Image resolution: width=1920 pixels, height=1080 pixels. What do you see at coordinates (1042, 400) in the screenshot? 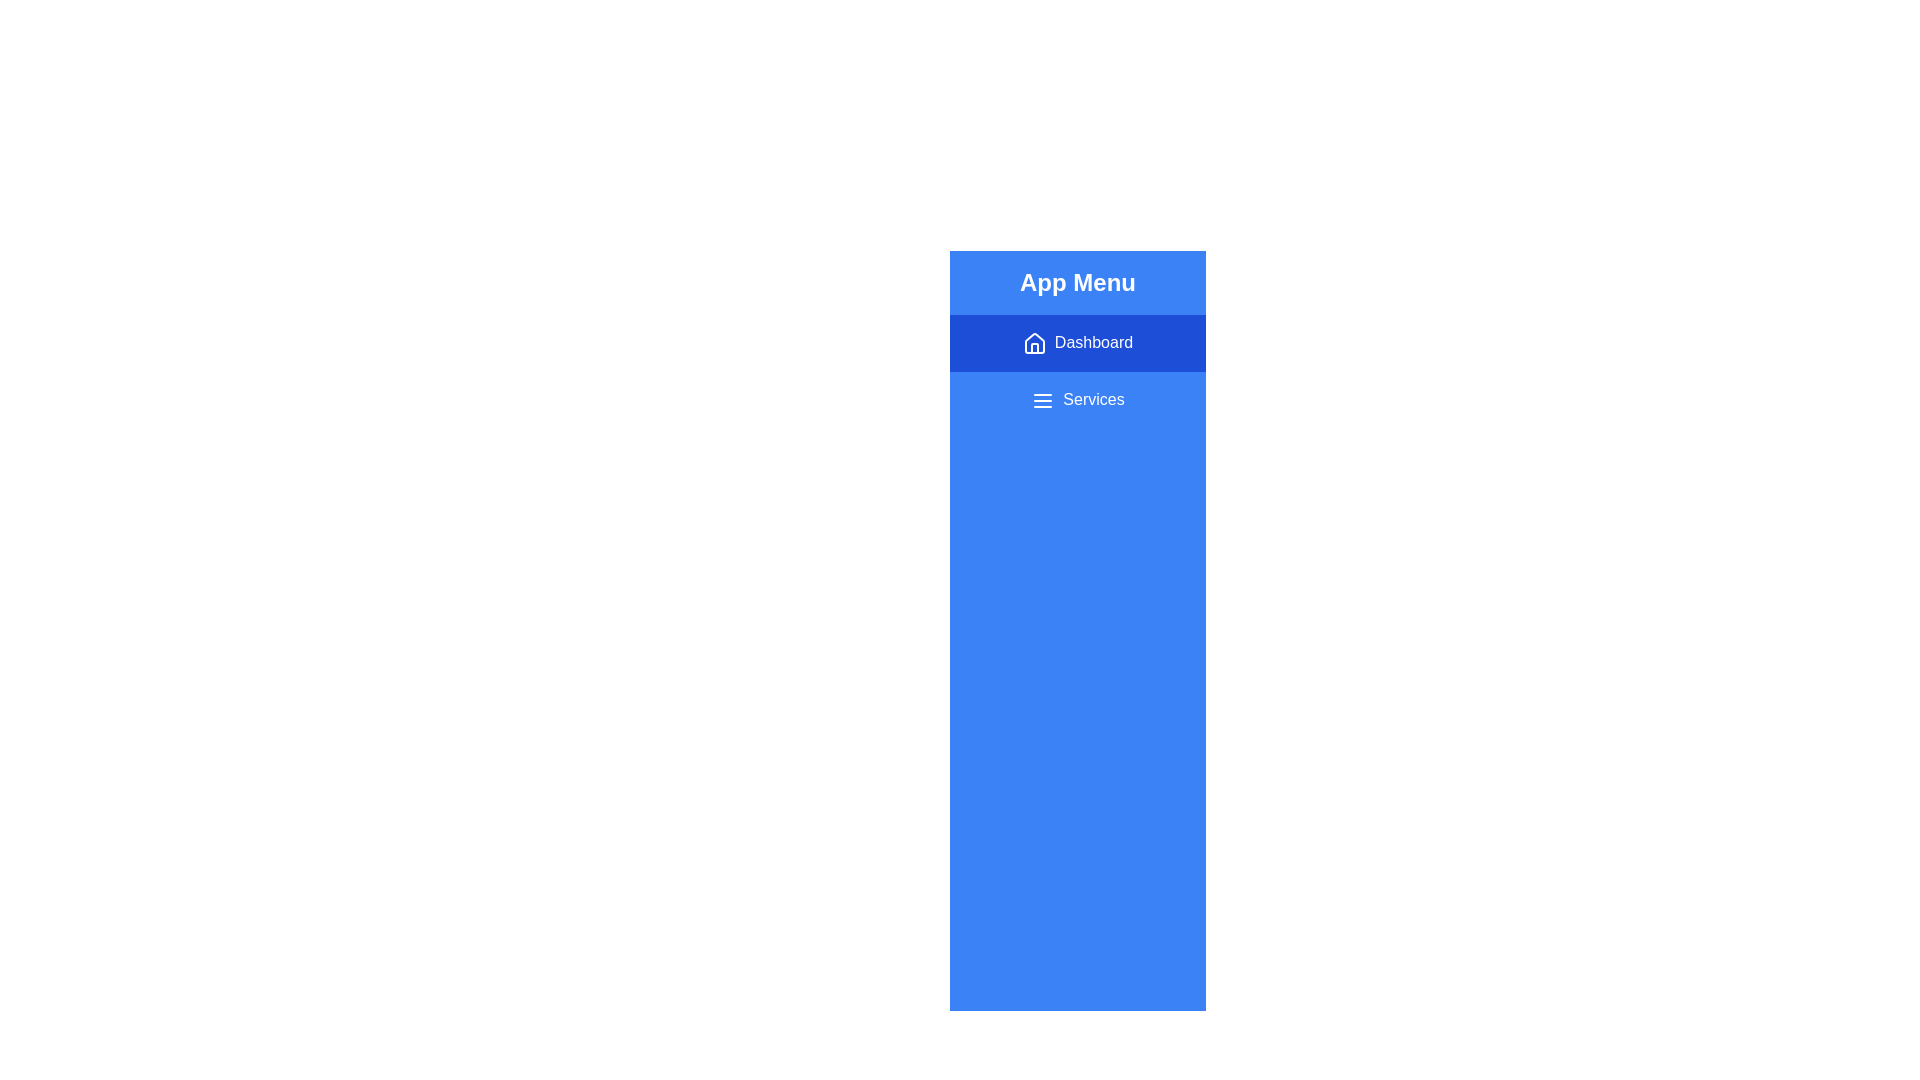
I see `the hamburger menu icon located to the left of the 'Services' text label in the vertical navigation menu` at bounding box center [1042, 400].